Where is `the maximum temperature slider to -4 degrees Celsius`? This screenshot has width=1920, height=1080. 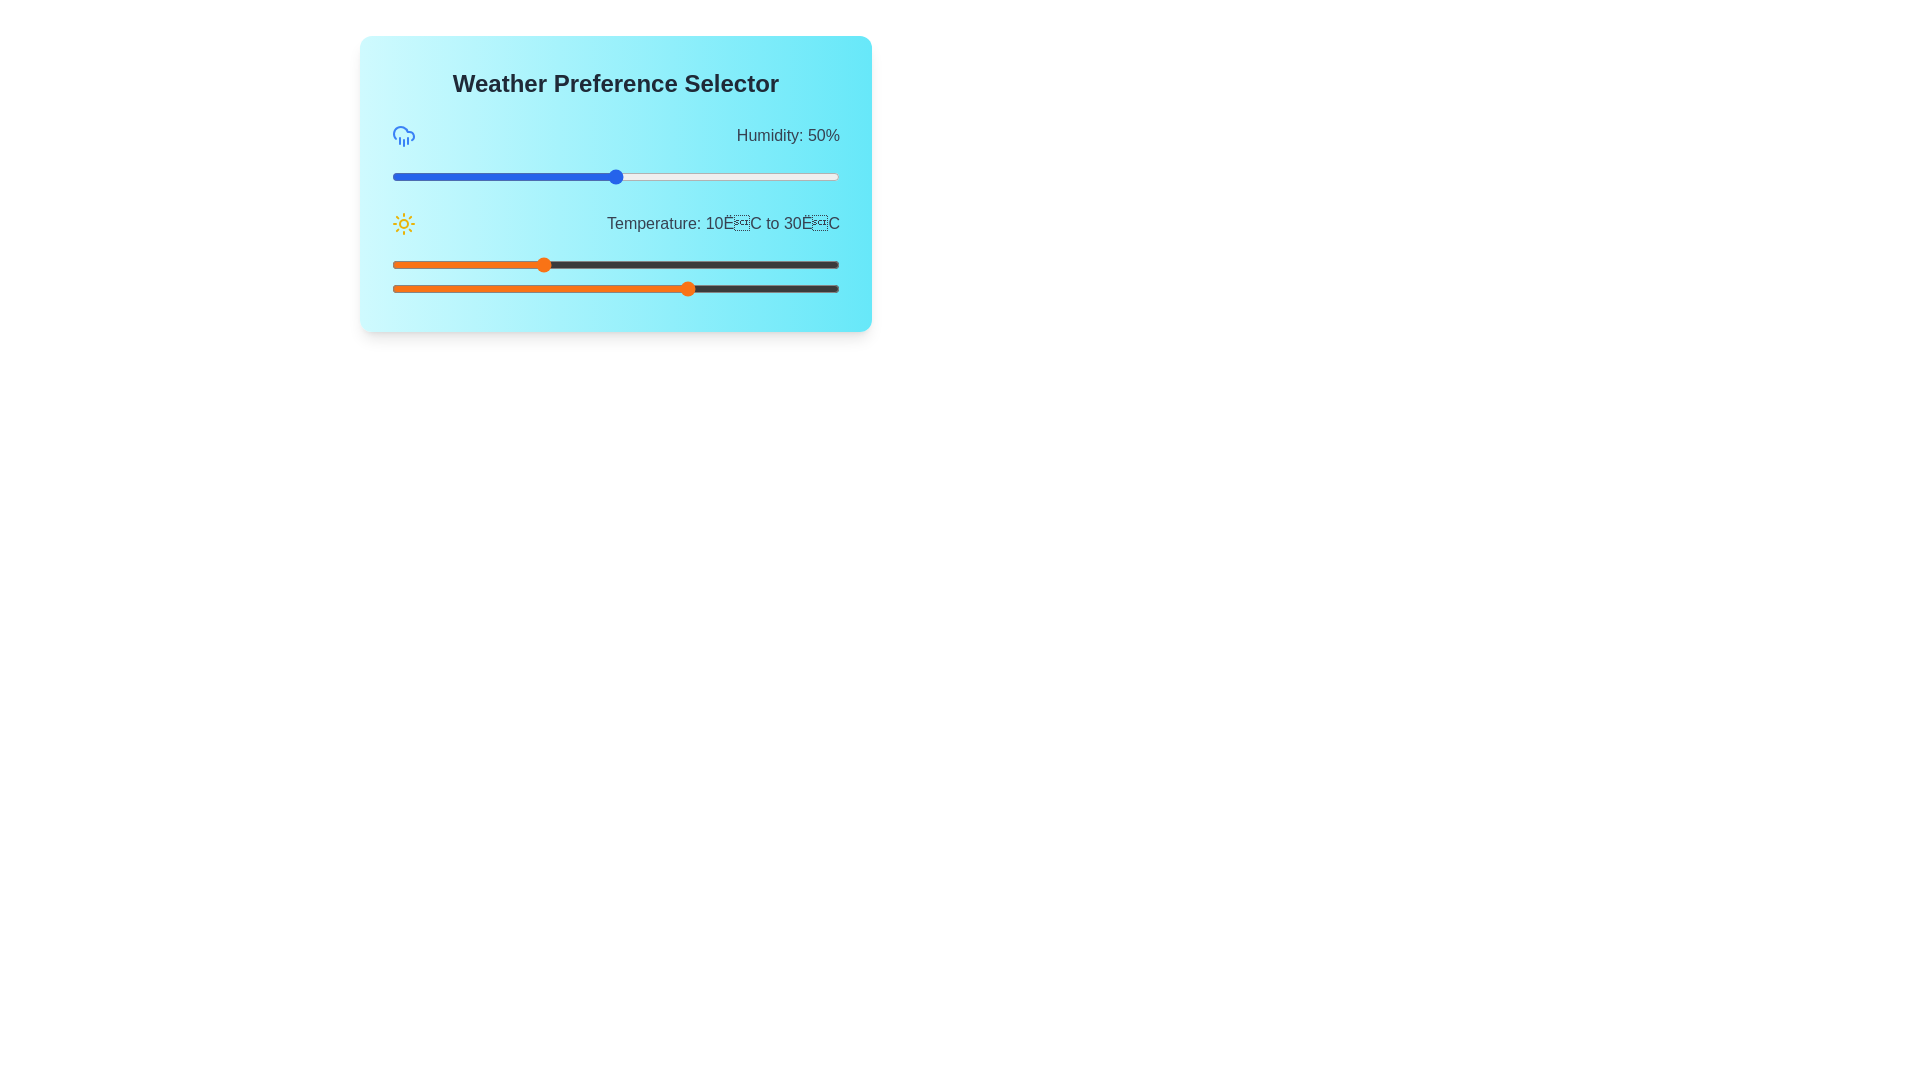 the maximum temperature slider to -4 degrees Celsius is located at coordinates (435, 289).